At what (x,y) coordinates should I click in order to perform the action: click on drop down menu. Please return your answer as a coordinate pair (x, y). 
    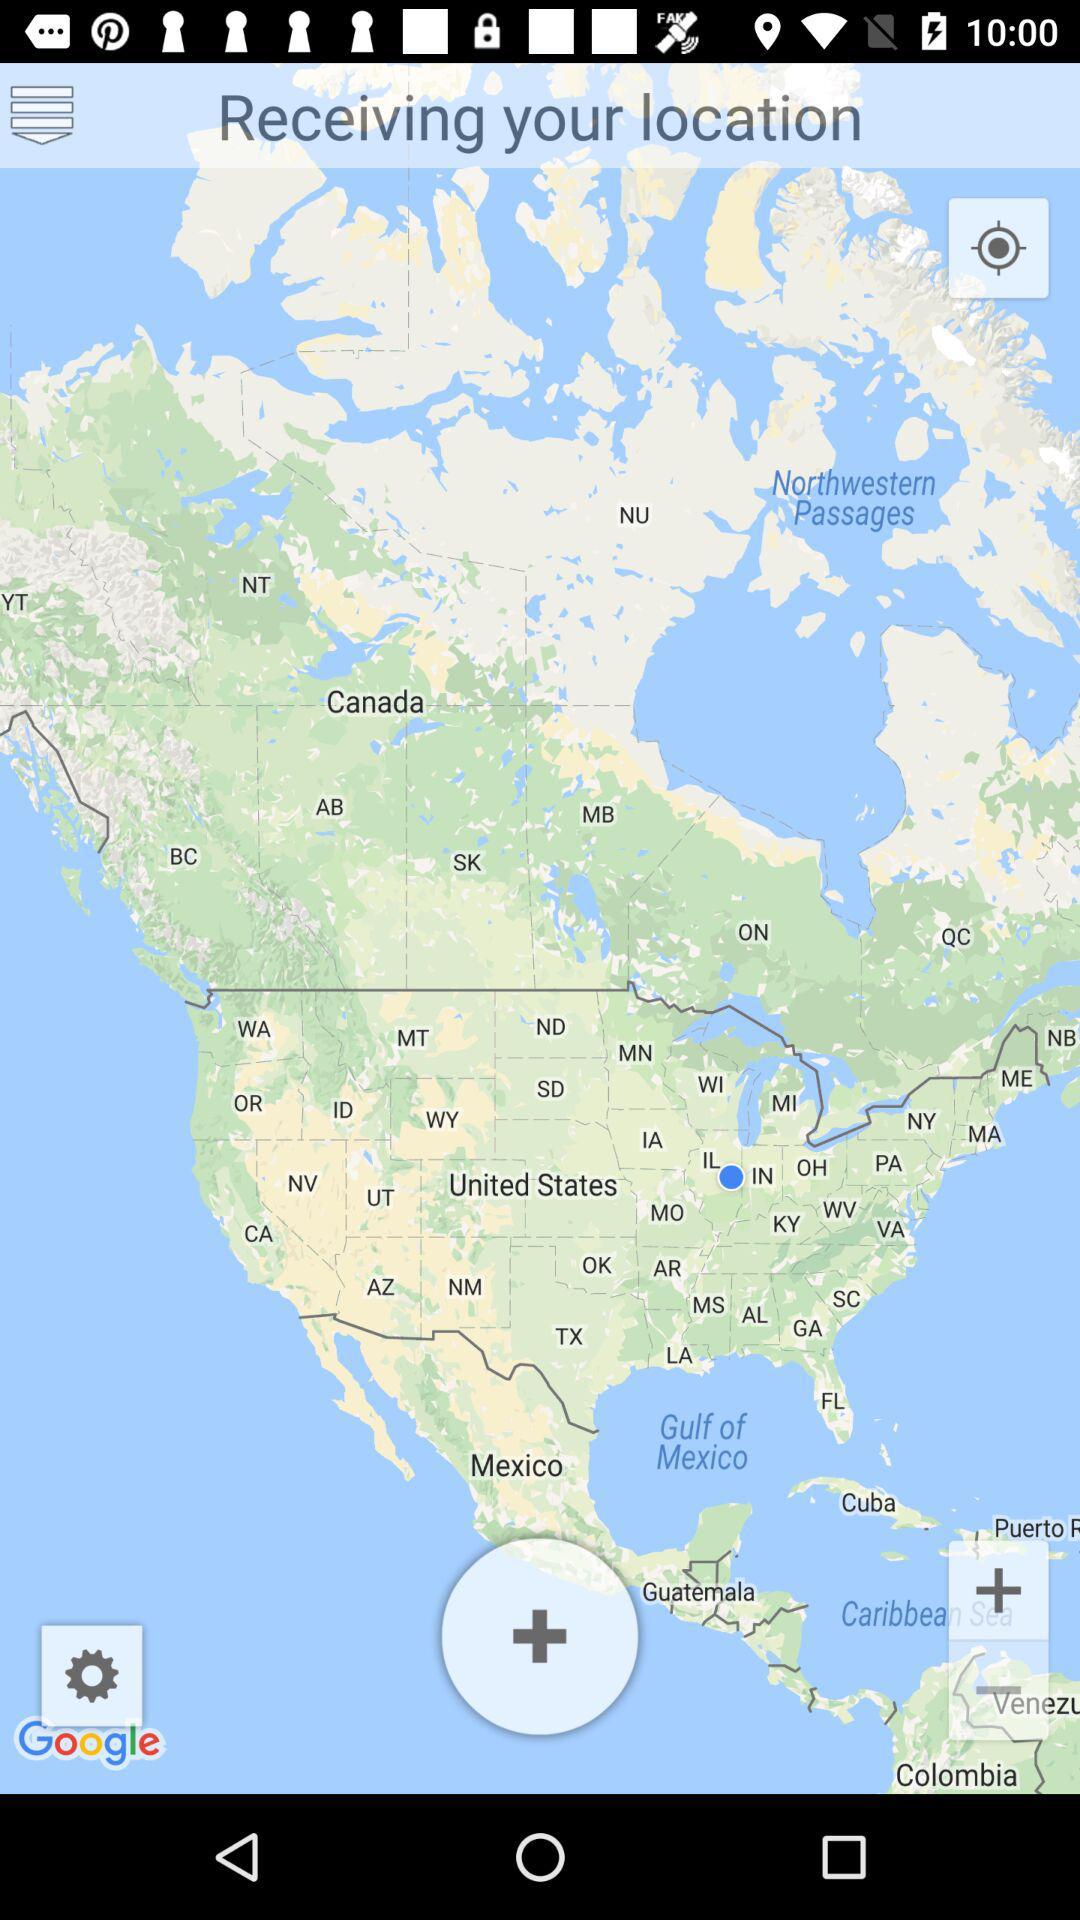
    Looking at the image, I should click on (42, 114).